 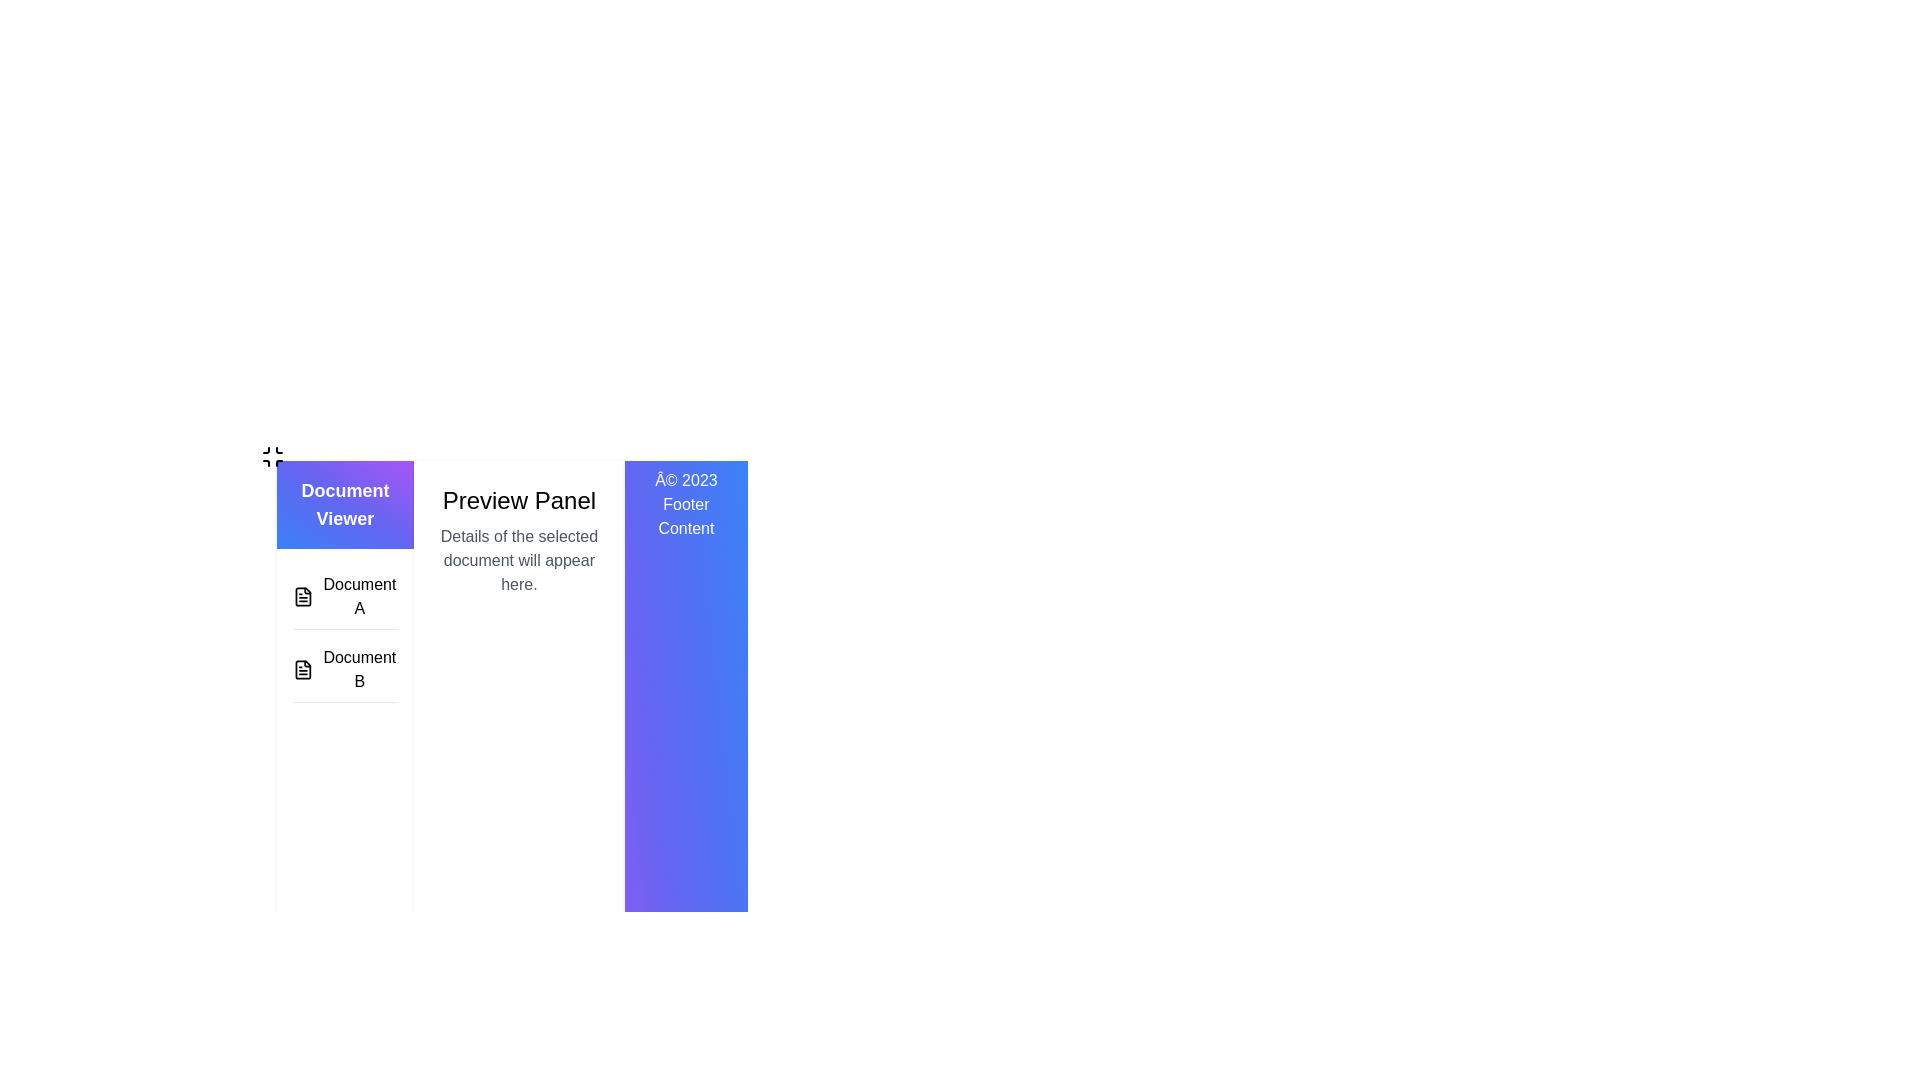 What do you see at coordinates (345, 596) in the screenshot?
I see `the first selectable menu item labeled 'Document A'` at bounding box center [345, 596].